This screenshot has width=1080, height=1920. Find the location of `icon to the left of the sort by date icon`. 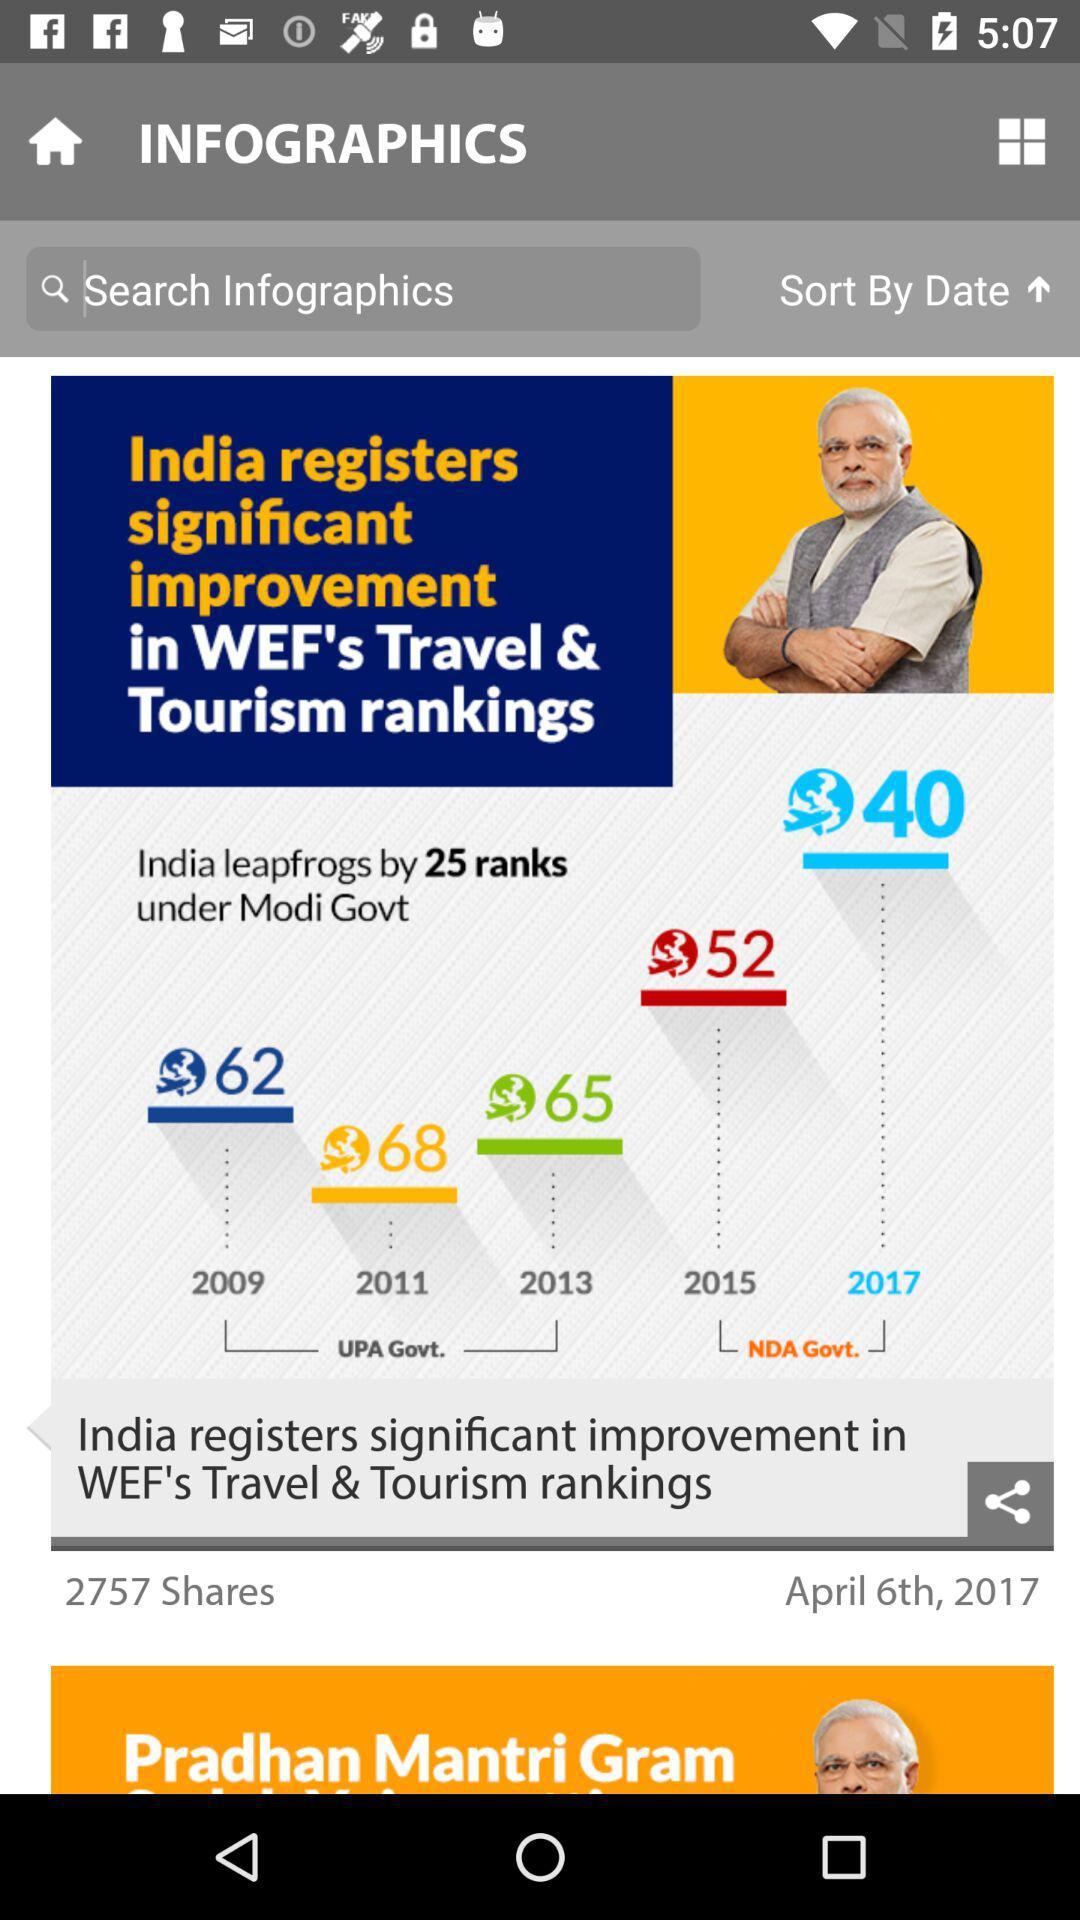

icon to the left of the sort by date icon is located at coordinates (363, 287).